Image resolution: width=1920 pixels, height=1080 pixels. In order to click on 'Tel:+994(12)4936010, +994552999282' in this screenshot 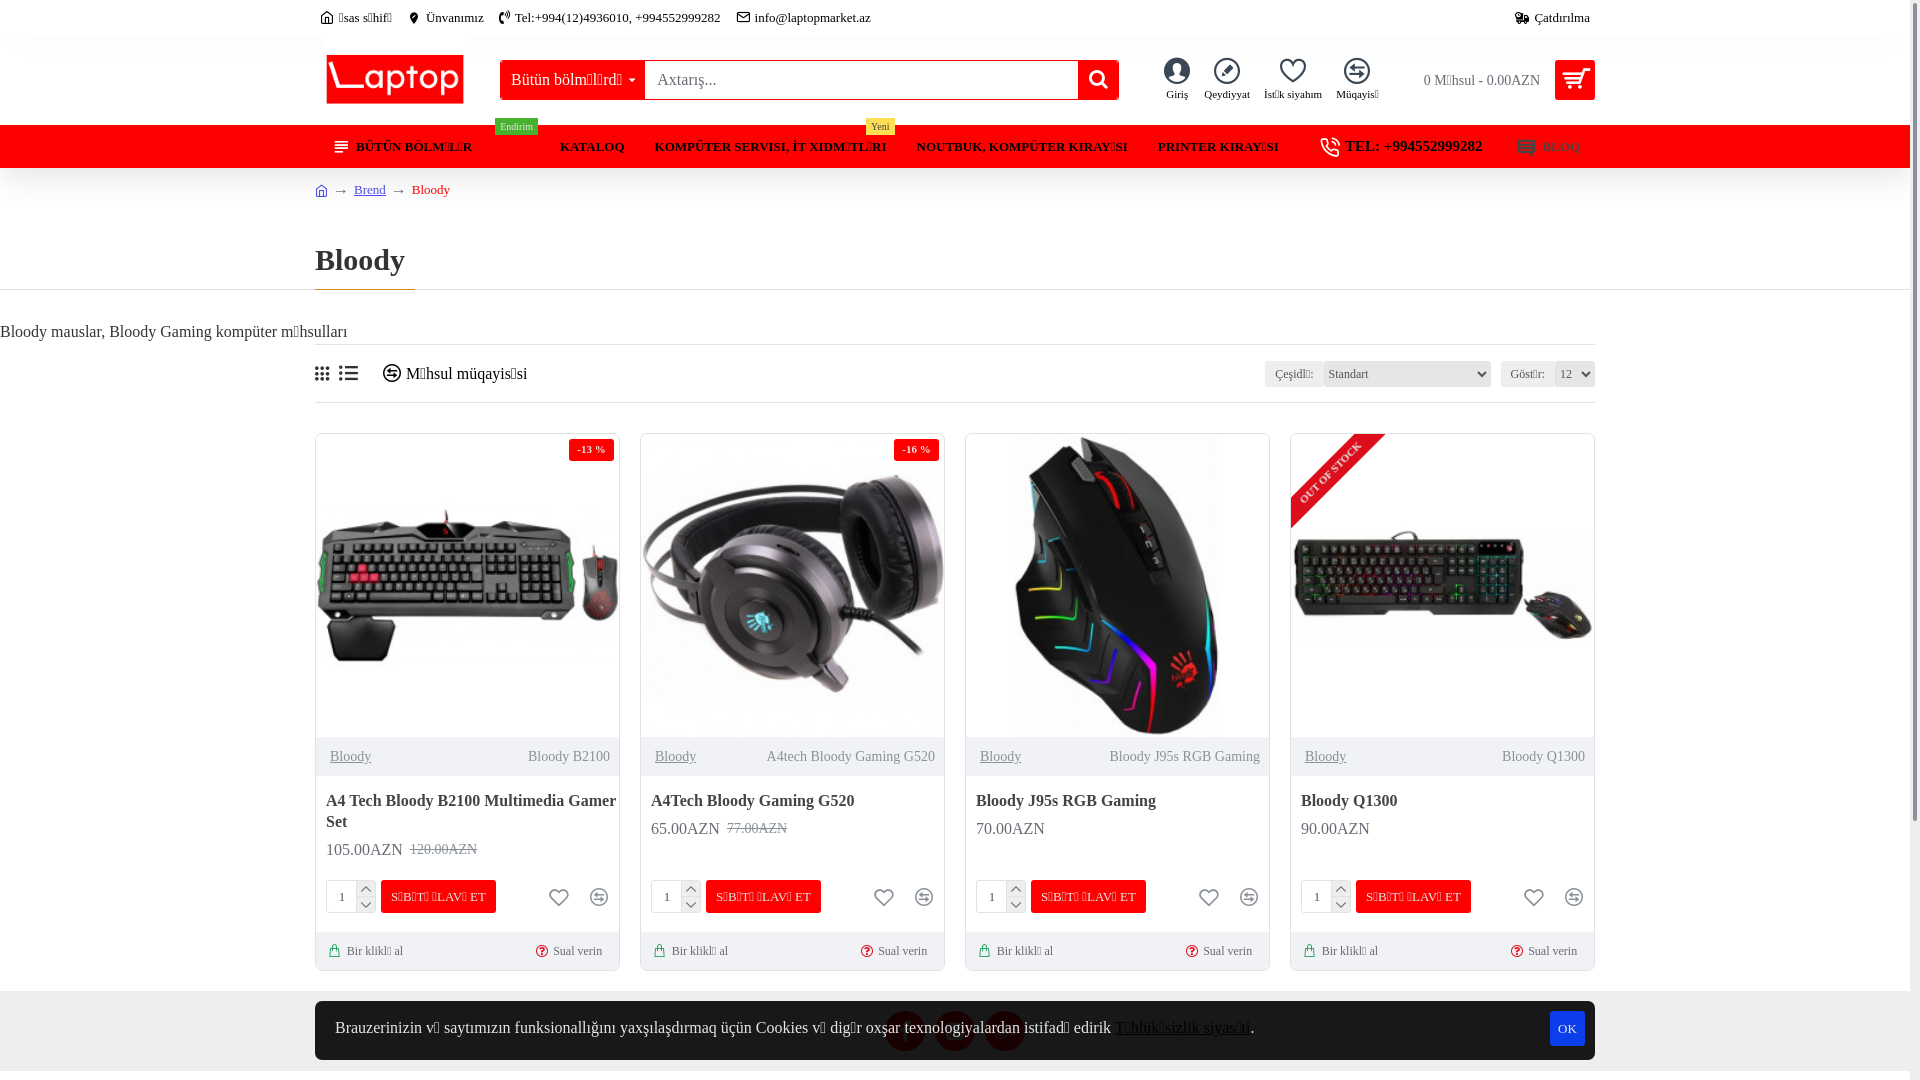, I will do `click(608, 17)`.